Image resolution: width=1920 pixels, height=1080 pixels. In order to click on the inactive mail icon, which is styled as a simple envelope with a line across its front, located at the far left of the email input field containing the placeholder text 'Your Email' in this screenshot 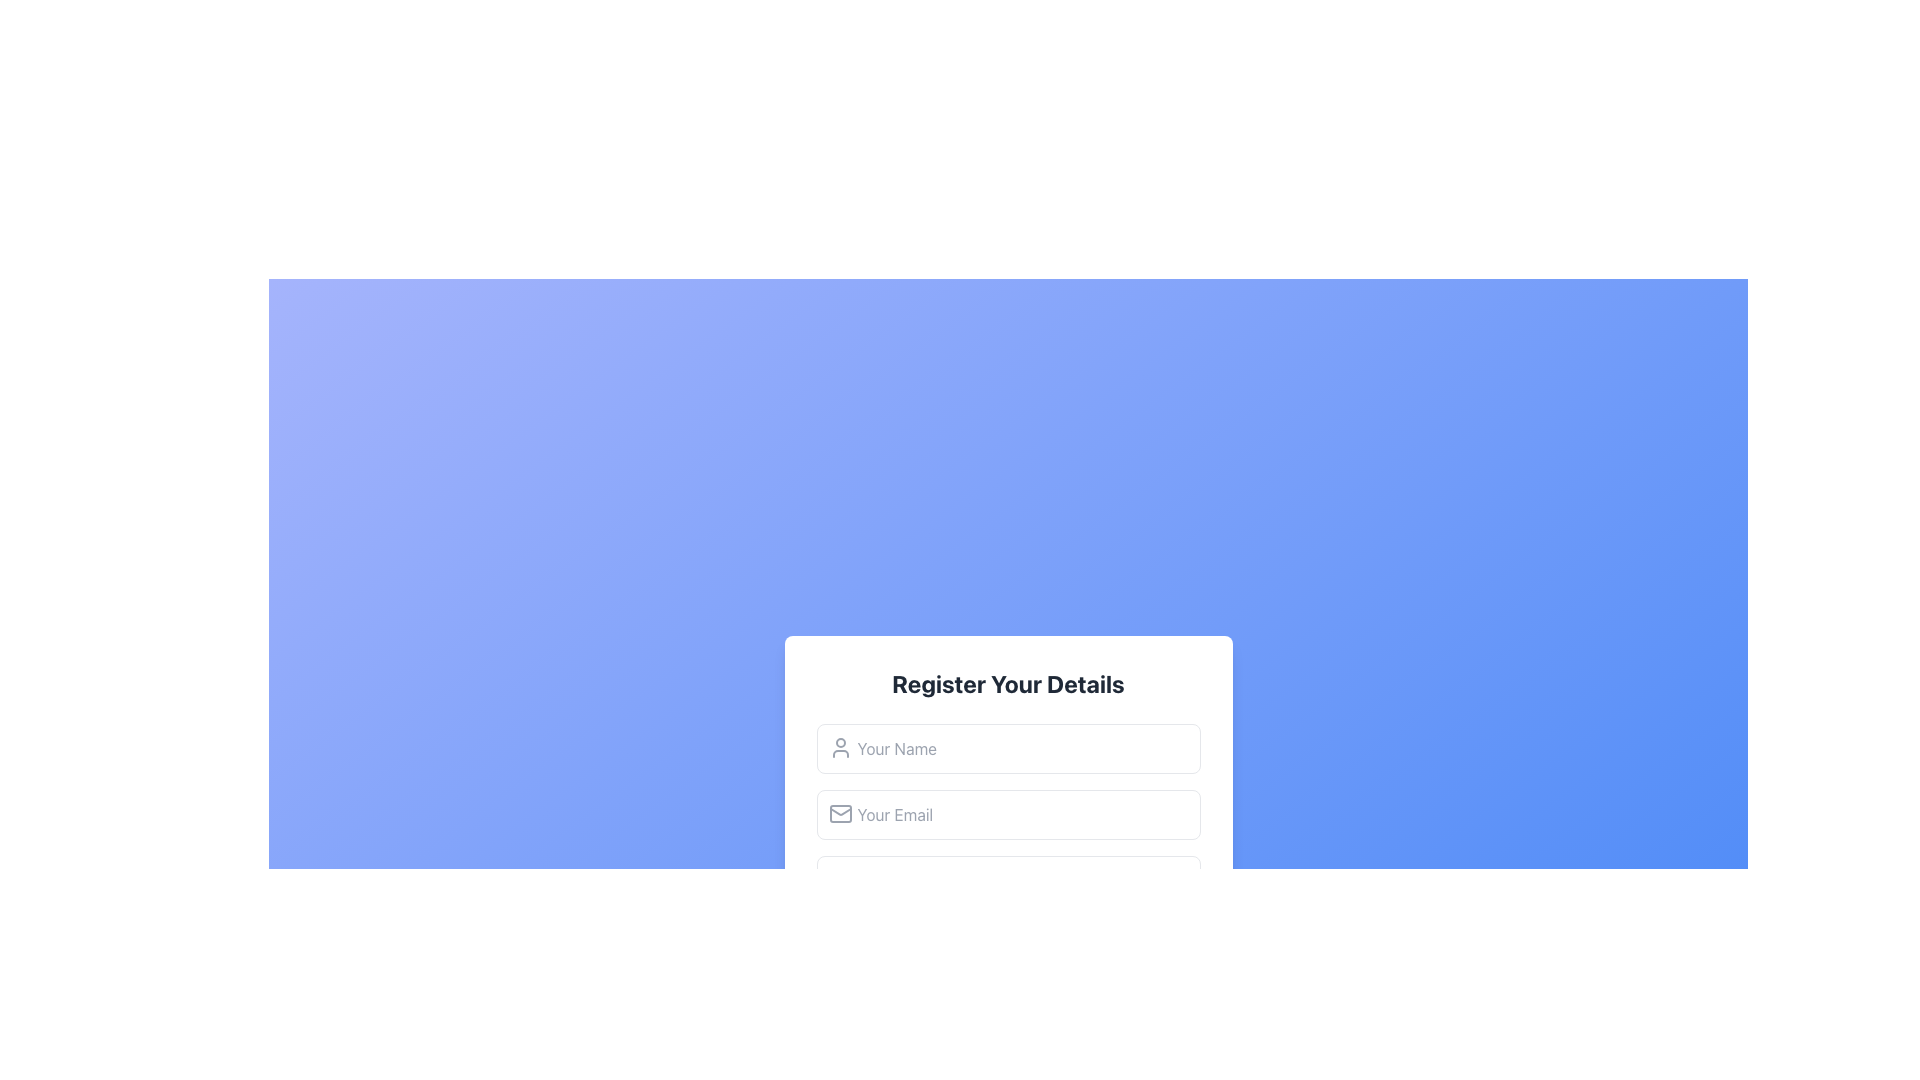, I will do `click(840, 813)`.